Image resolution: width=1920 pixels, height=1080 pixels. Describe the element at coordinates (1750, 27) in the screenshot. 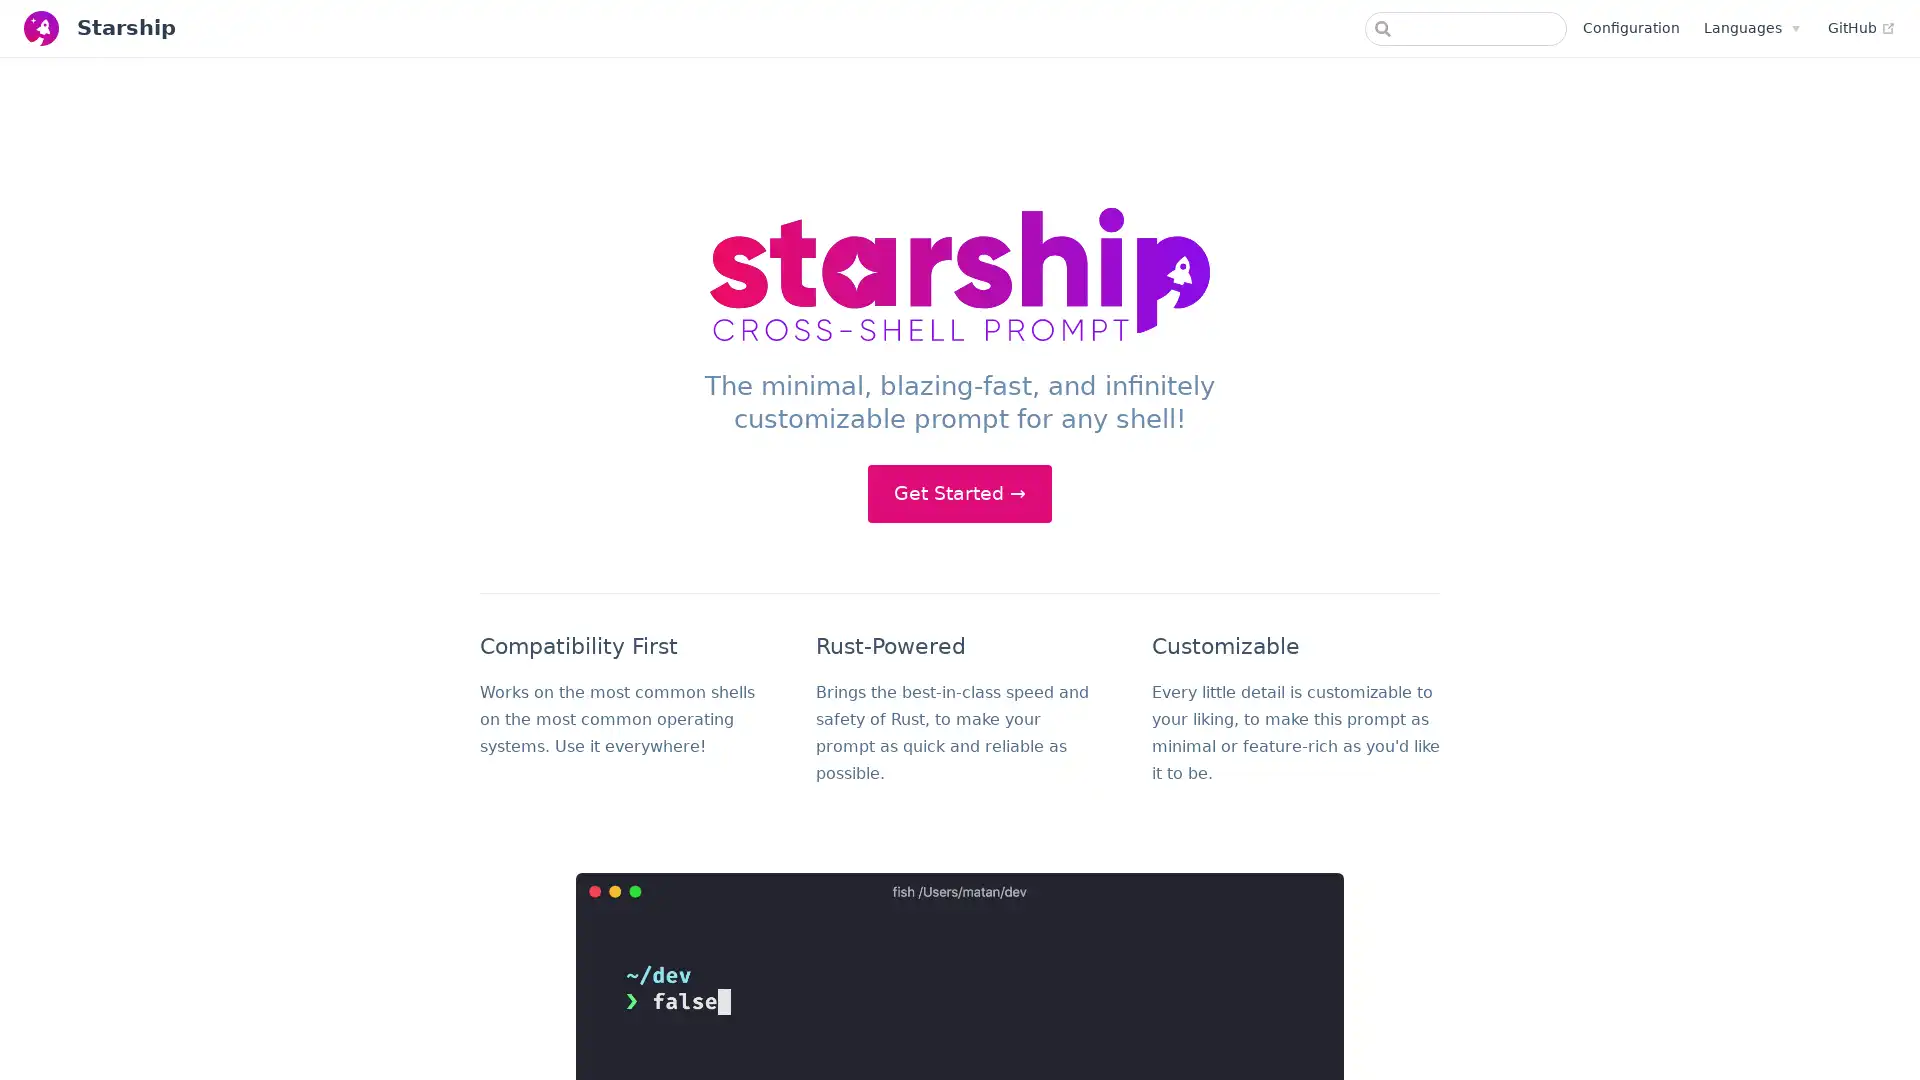

I see `Select language` at that location.